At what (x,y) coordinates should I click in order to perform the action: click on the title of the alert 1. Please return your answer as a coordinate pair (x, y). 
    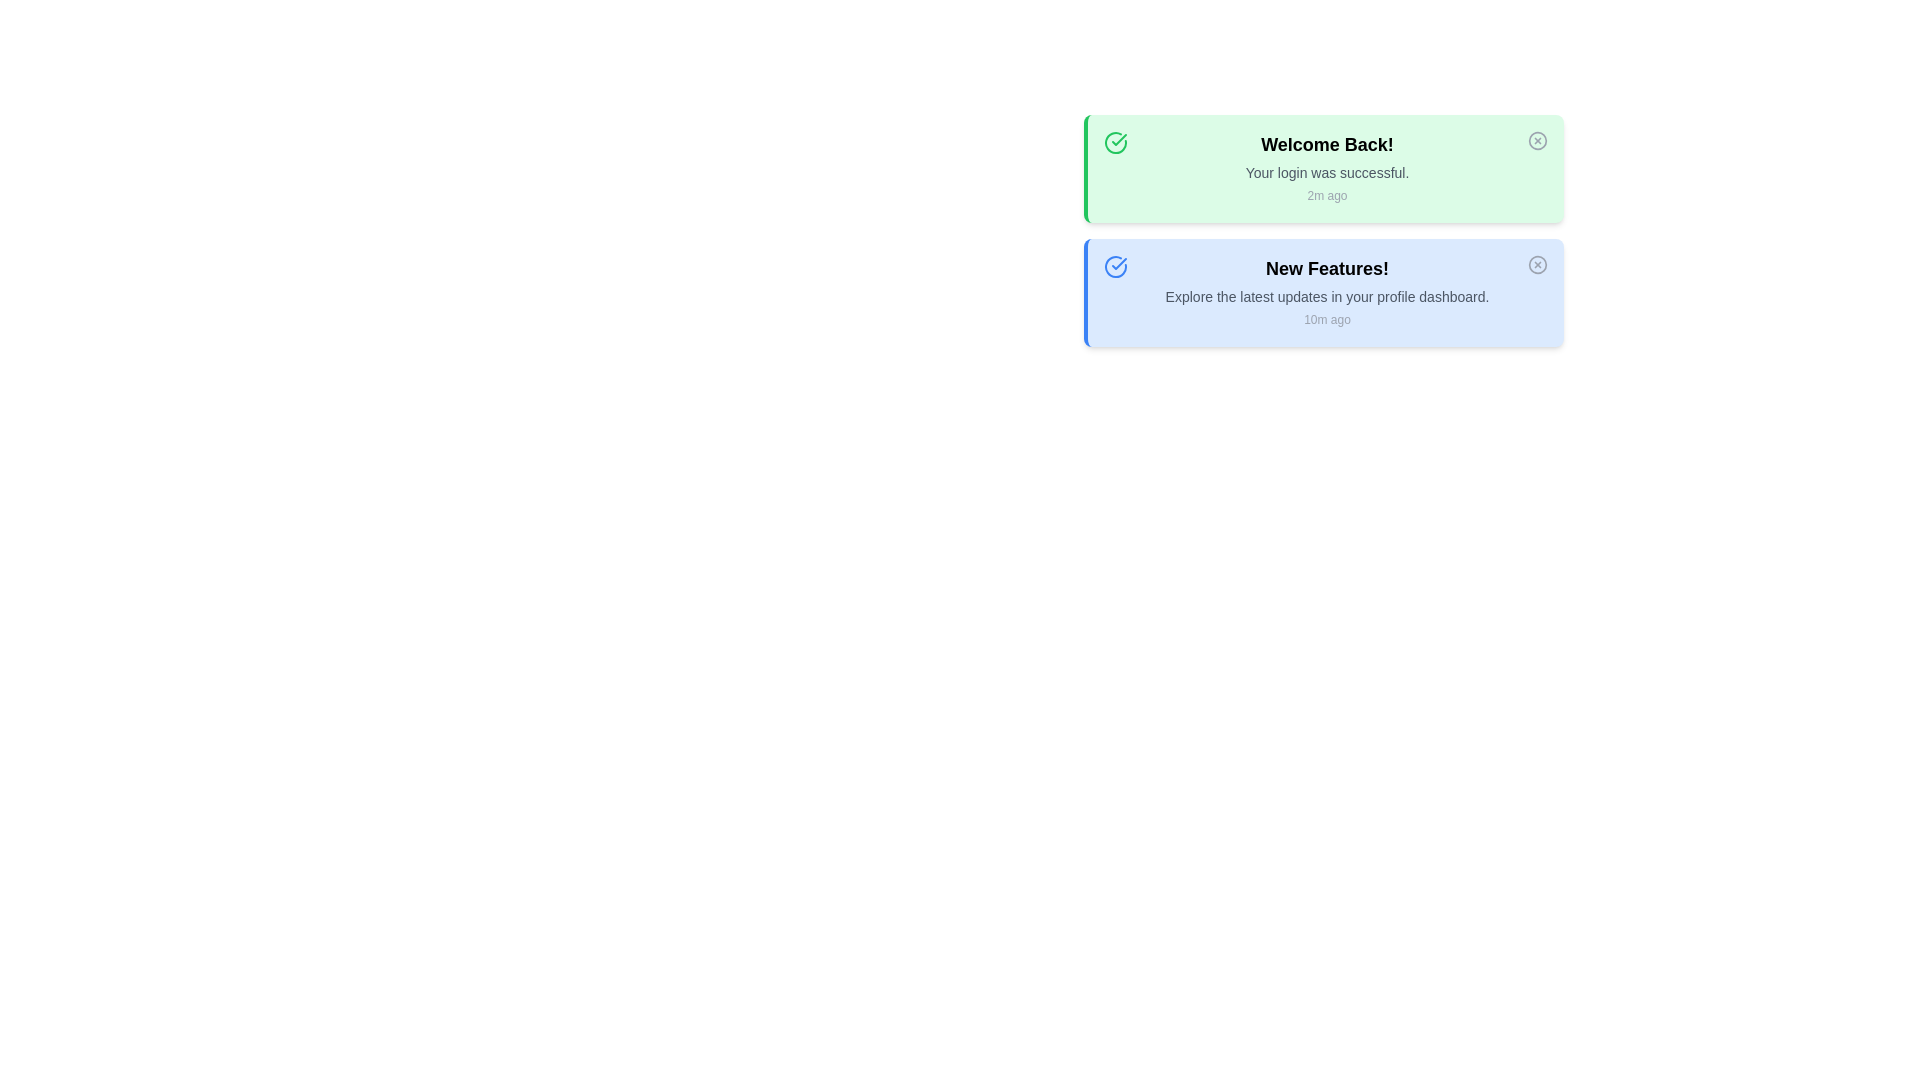
    Looking at the image, I should click on (1327, 144).